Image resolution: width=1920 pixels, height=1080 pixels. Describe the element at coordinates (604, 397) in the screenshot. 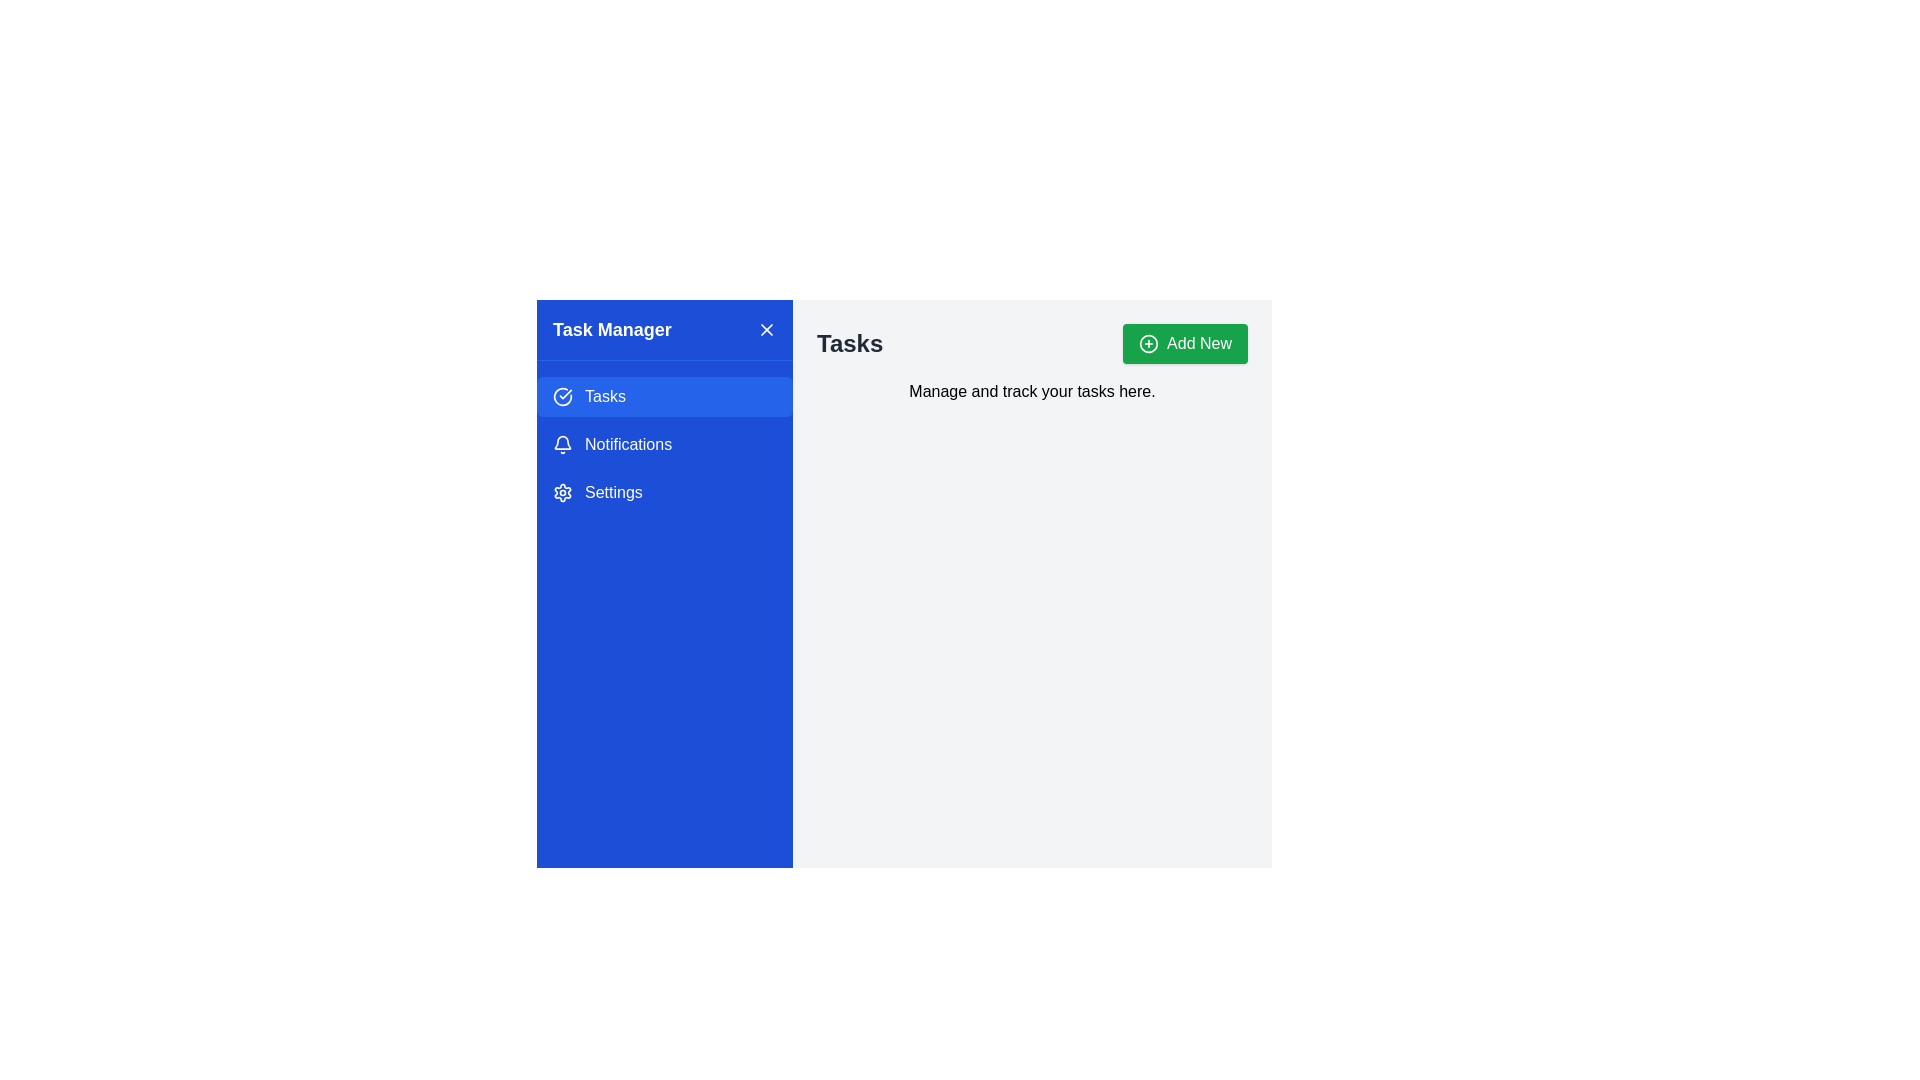

I see `text content of the static label element displaying 'Tasks' located on the left-side panel, styled in white on a blue background` at that location.